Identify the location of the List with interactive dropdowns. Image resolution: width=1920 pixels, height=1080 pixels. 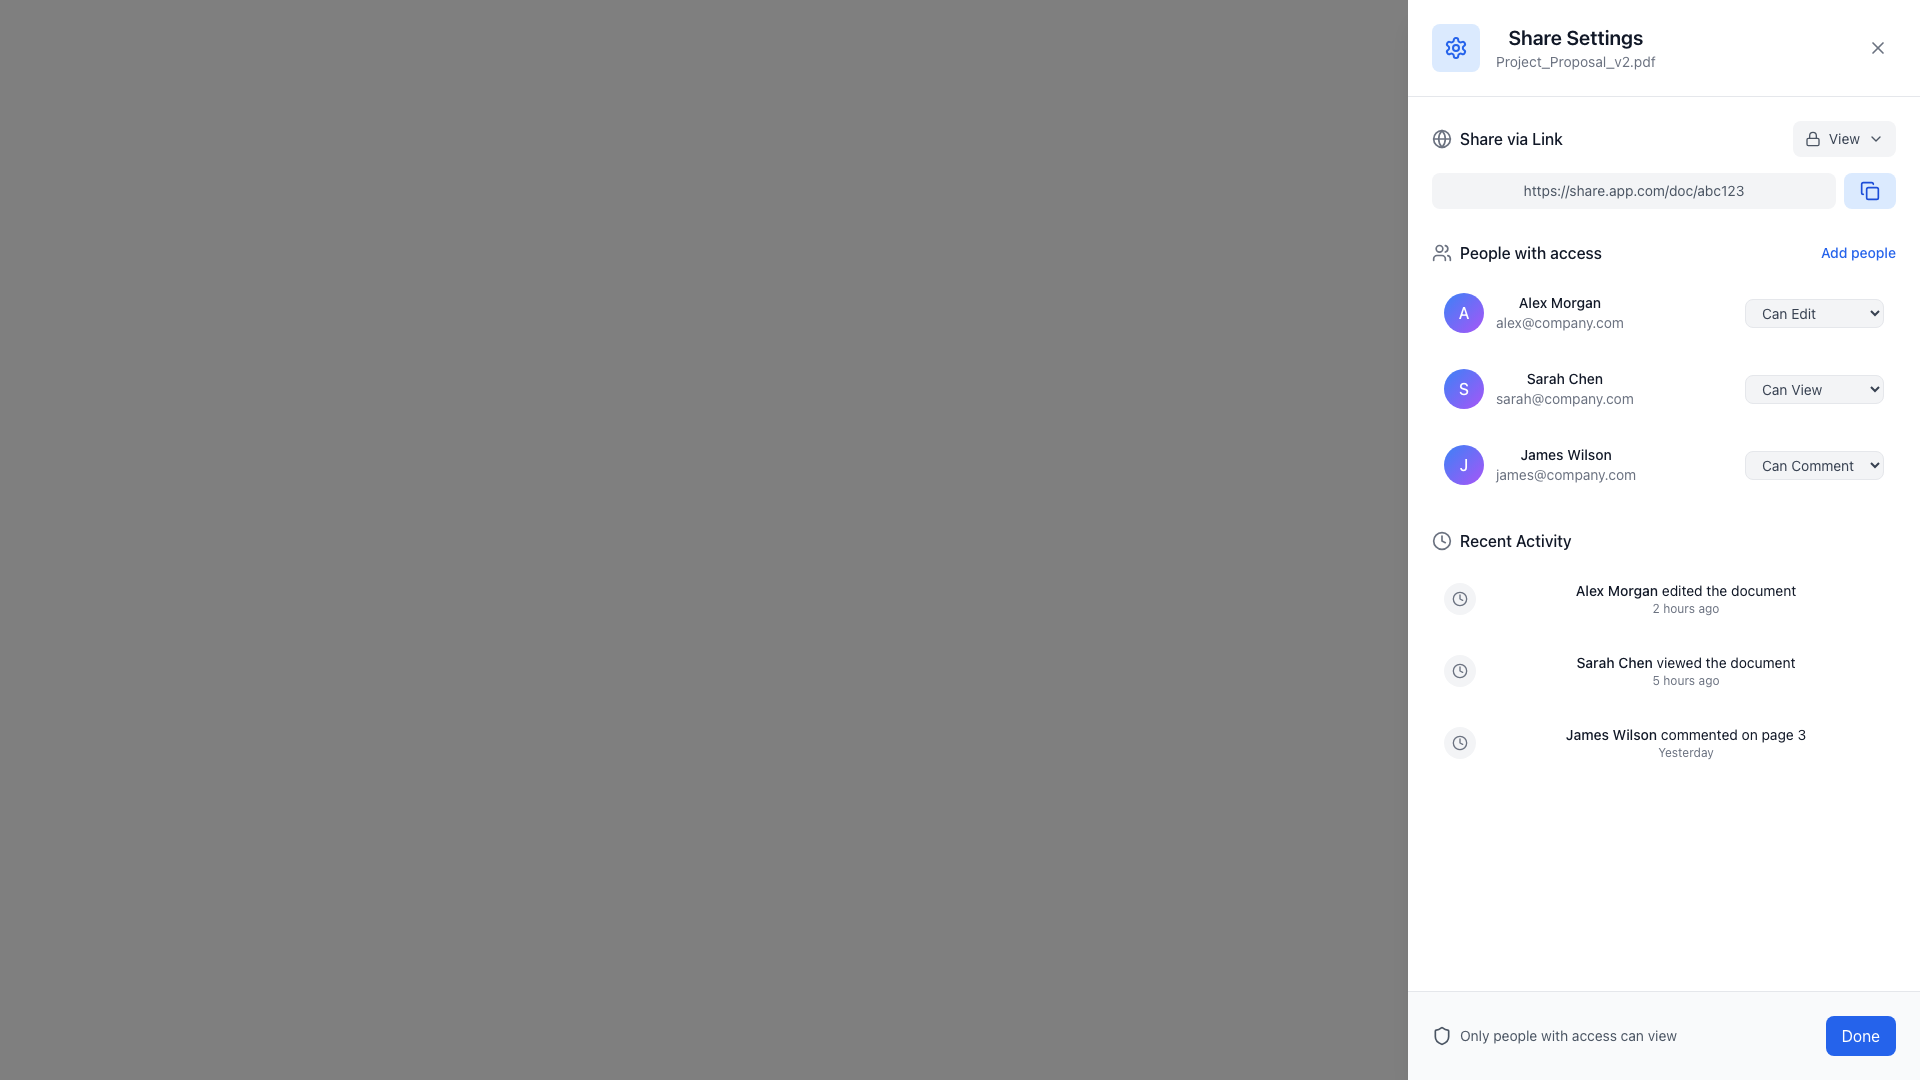
(1664, 369).